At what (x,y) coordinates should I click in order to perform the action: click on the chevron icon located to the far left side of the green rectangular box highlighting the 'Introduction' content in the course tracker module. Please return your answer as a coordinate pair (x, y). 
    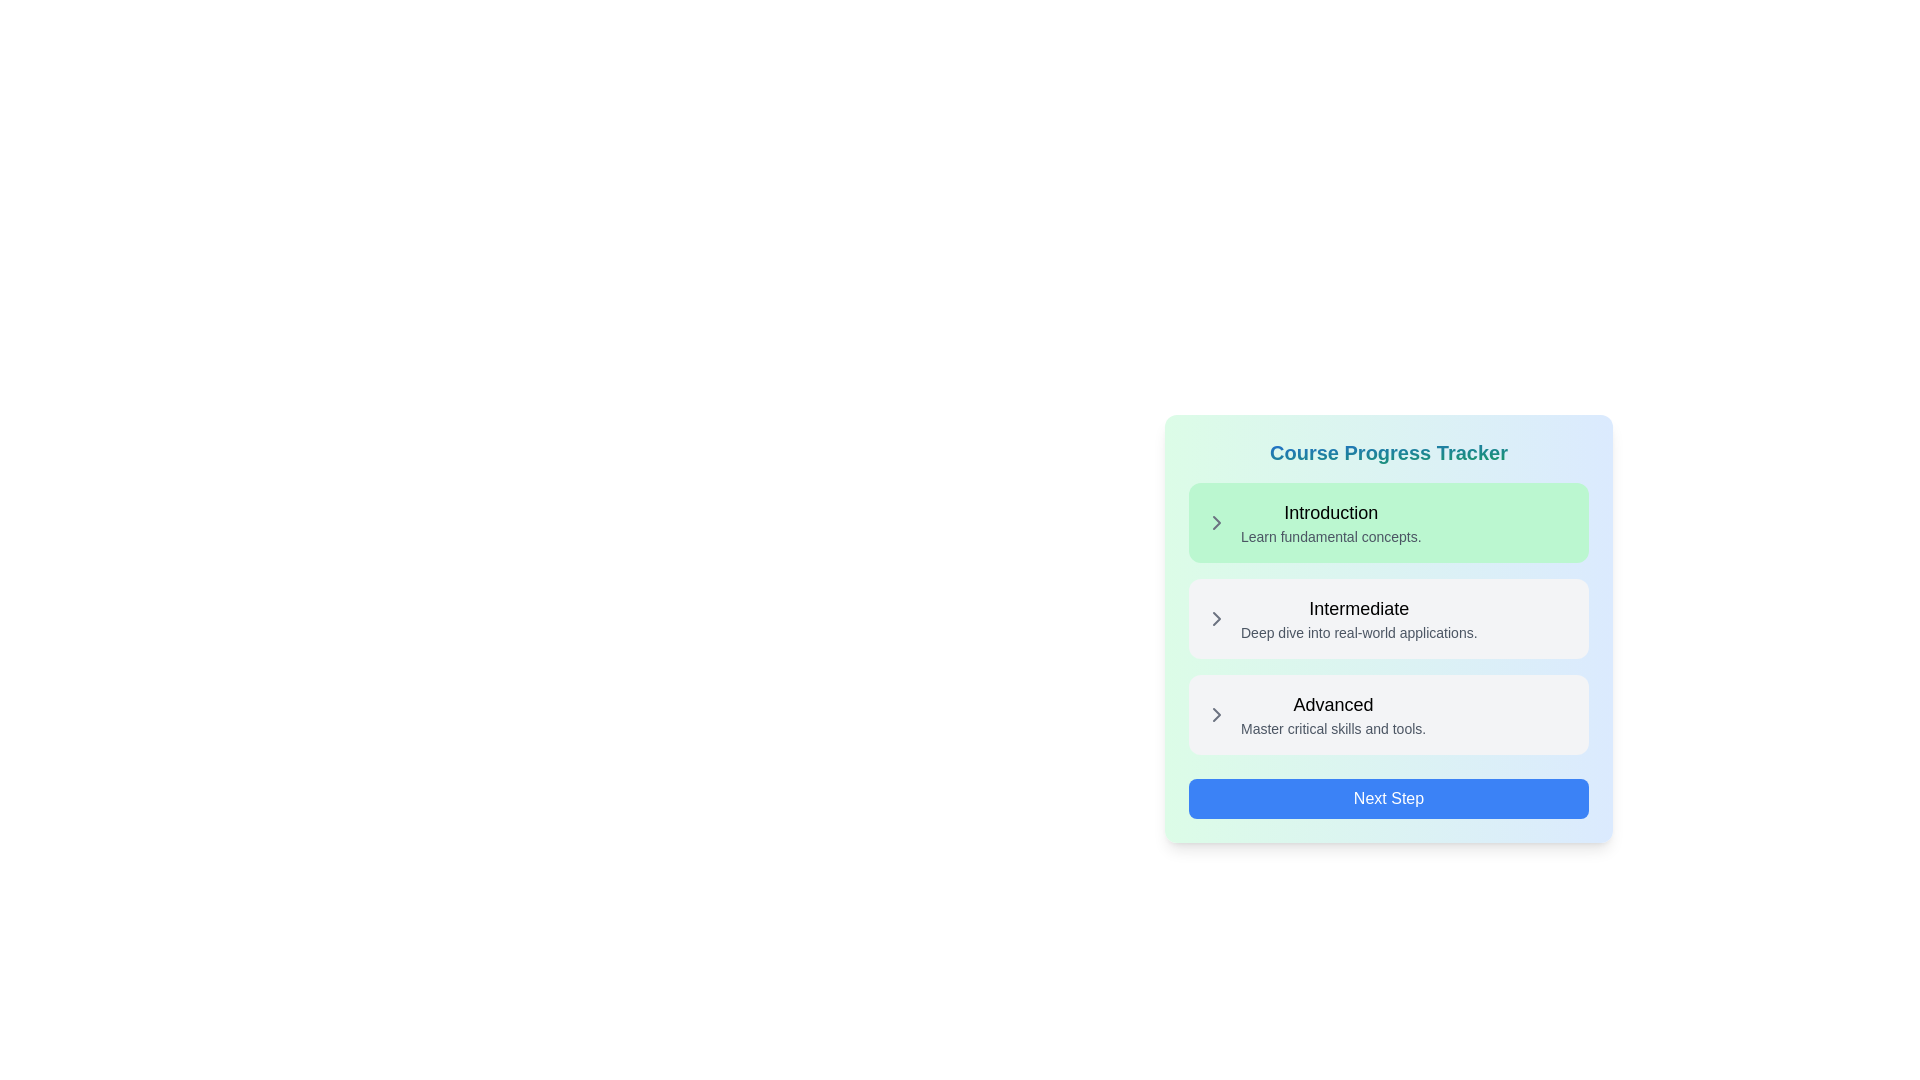
    Looking at the image, I should click on (1216, 522).